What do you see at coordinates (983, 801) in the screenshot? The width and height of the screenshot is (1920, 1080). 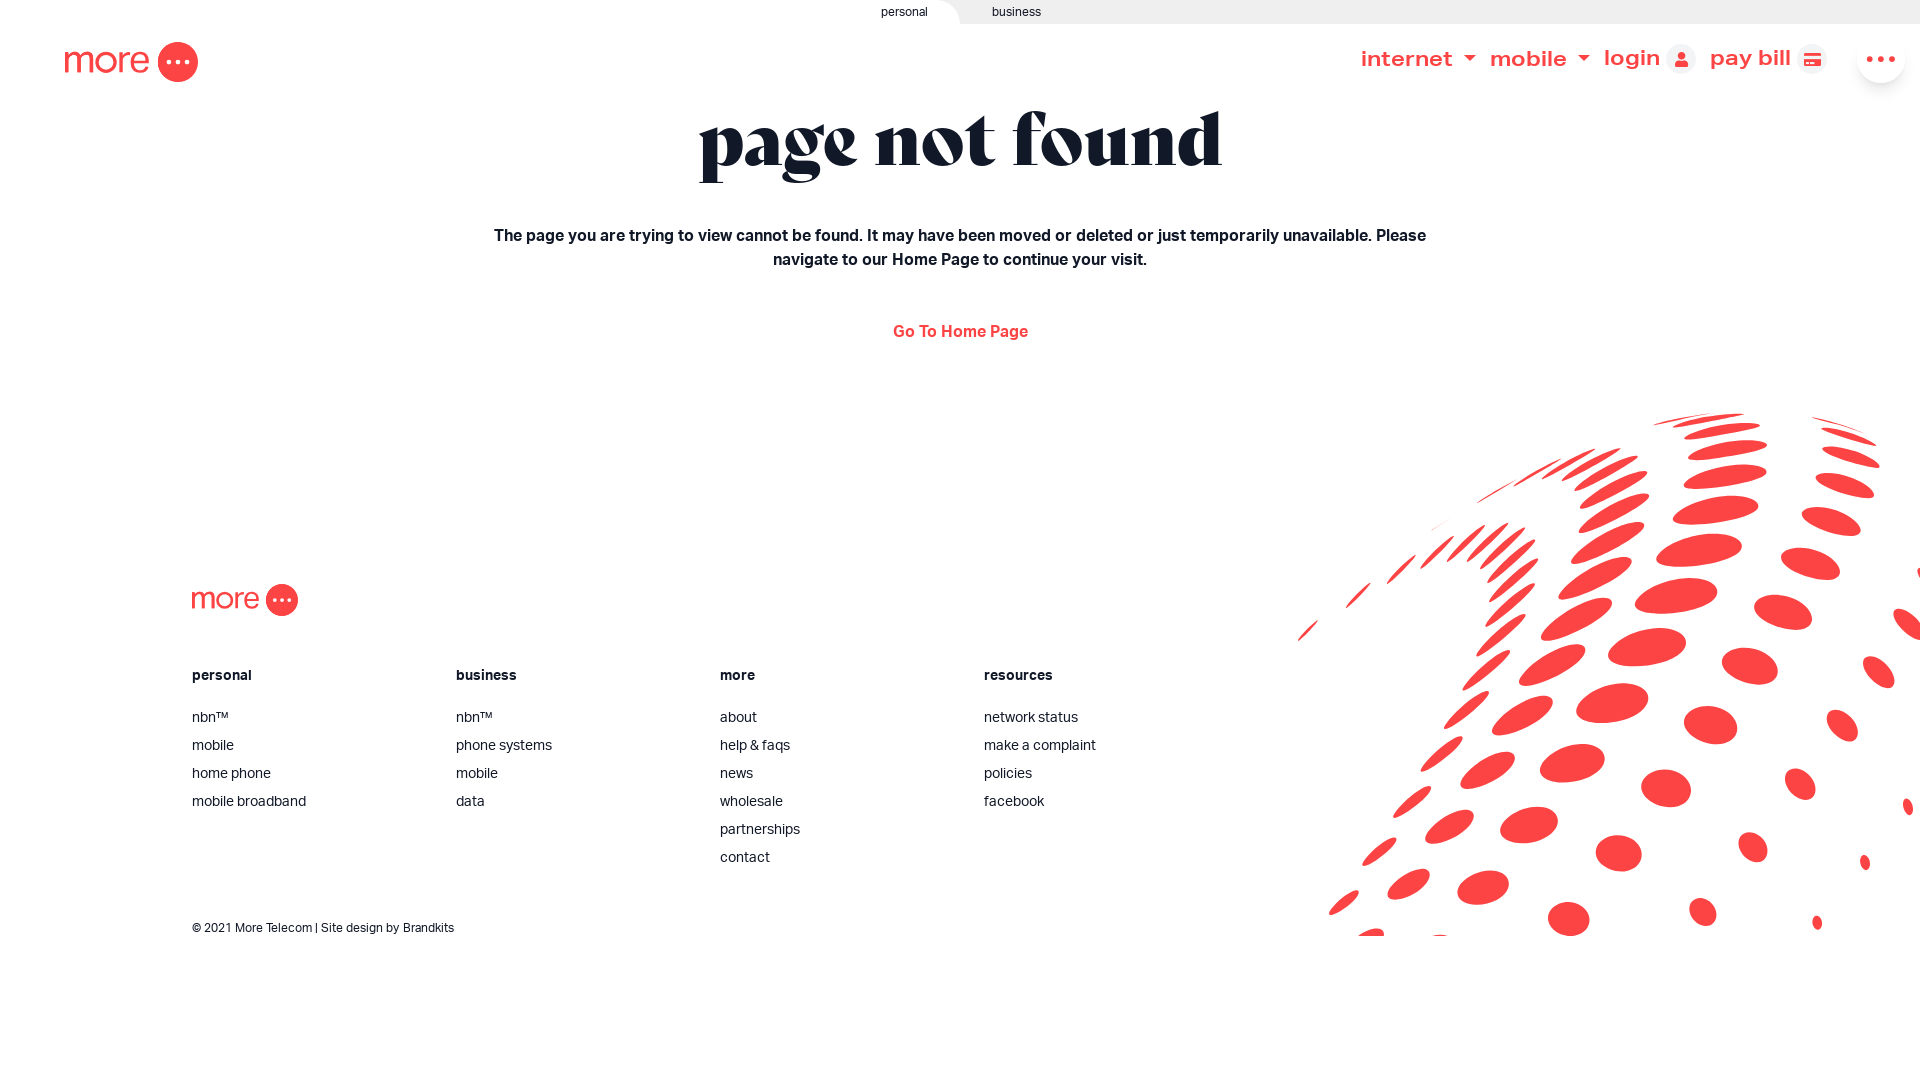 I see `'facebook'` at bounding box center [983, 801].